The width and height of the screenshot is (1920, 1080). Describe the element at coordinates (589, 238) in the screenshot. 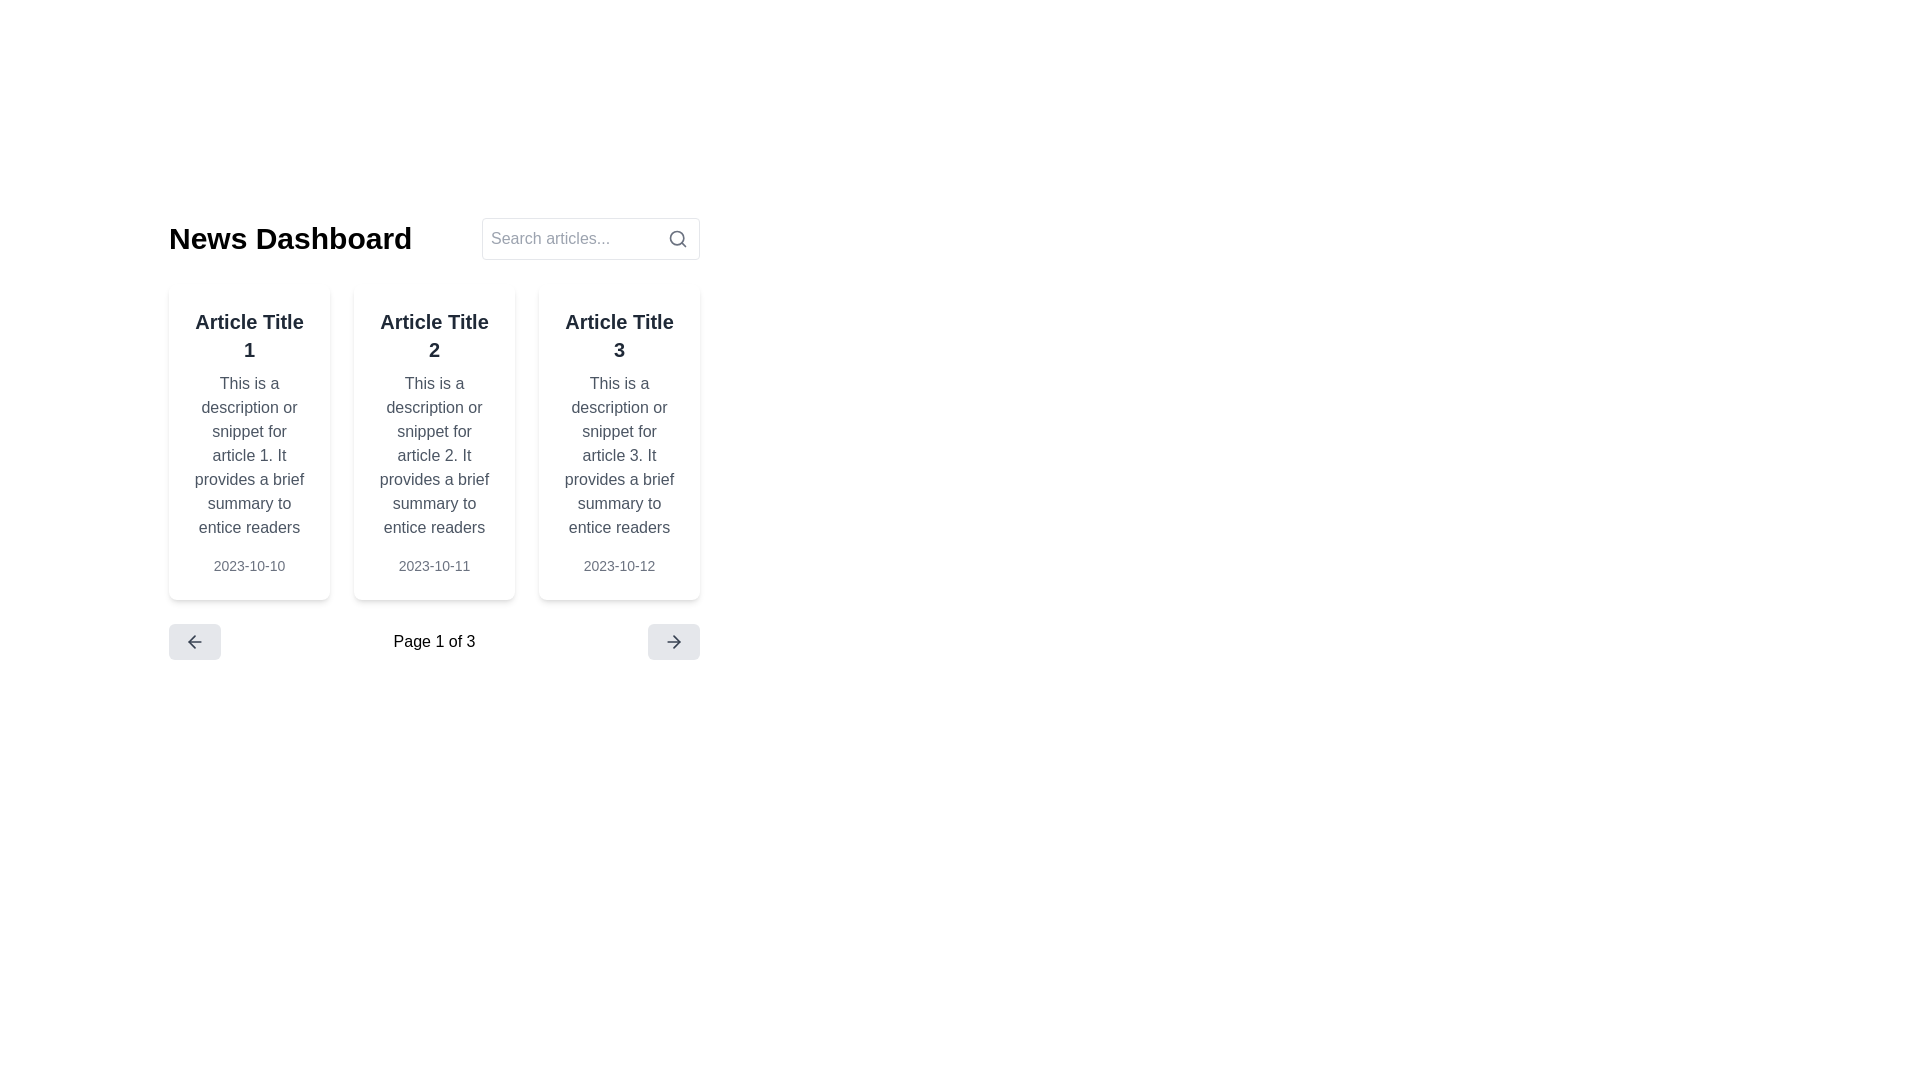

I see `the search input field with placeholder text 'Search articles...' and the accompanying magnifying glass icon located in the top-right section of the 'News Dashboard'` at that location.